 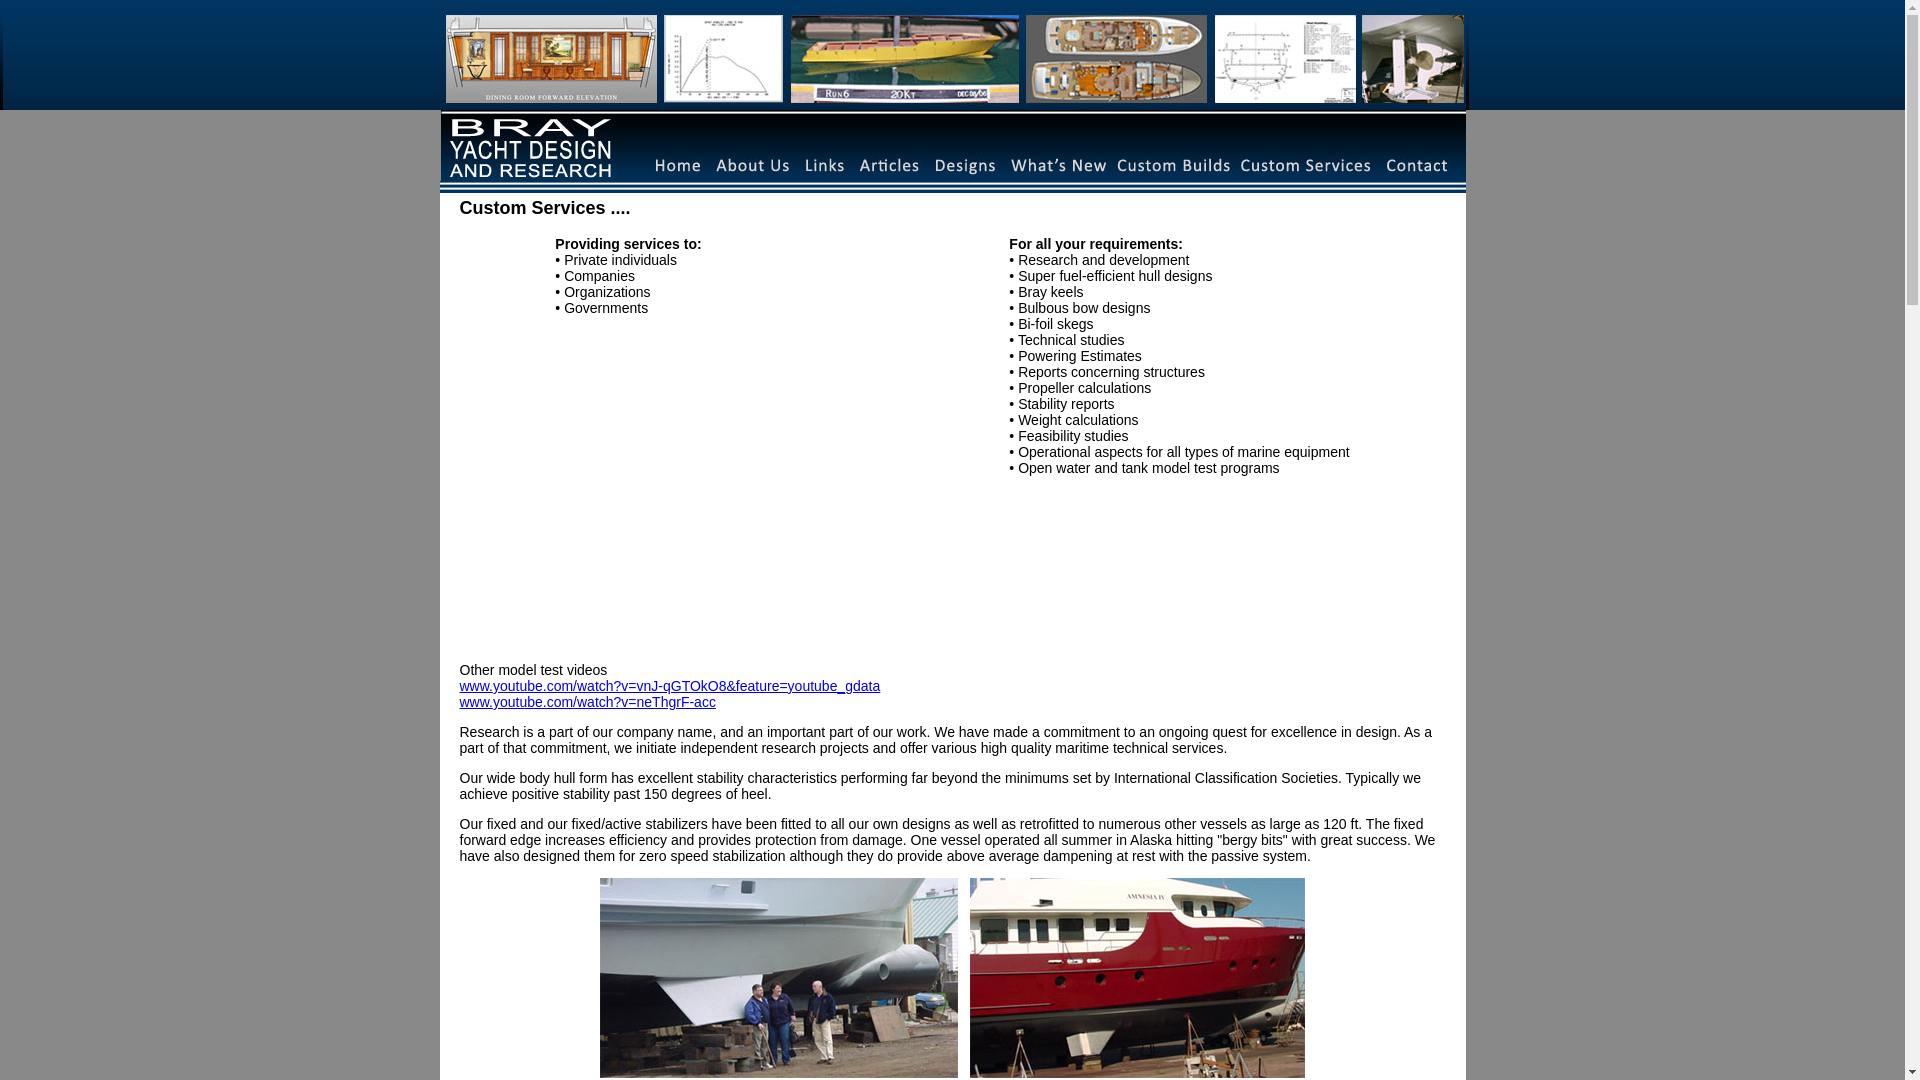 What do you see at coordinates (587, 701) in the screenshot?
I see `'www.youtube.com/watch?v=neThgrF-acc'` at bounding box center [587, 701].